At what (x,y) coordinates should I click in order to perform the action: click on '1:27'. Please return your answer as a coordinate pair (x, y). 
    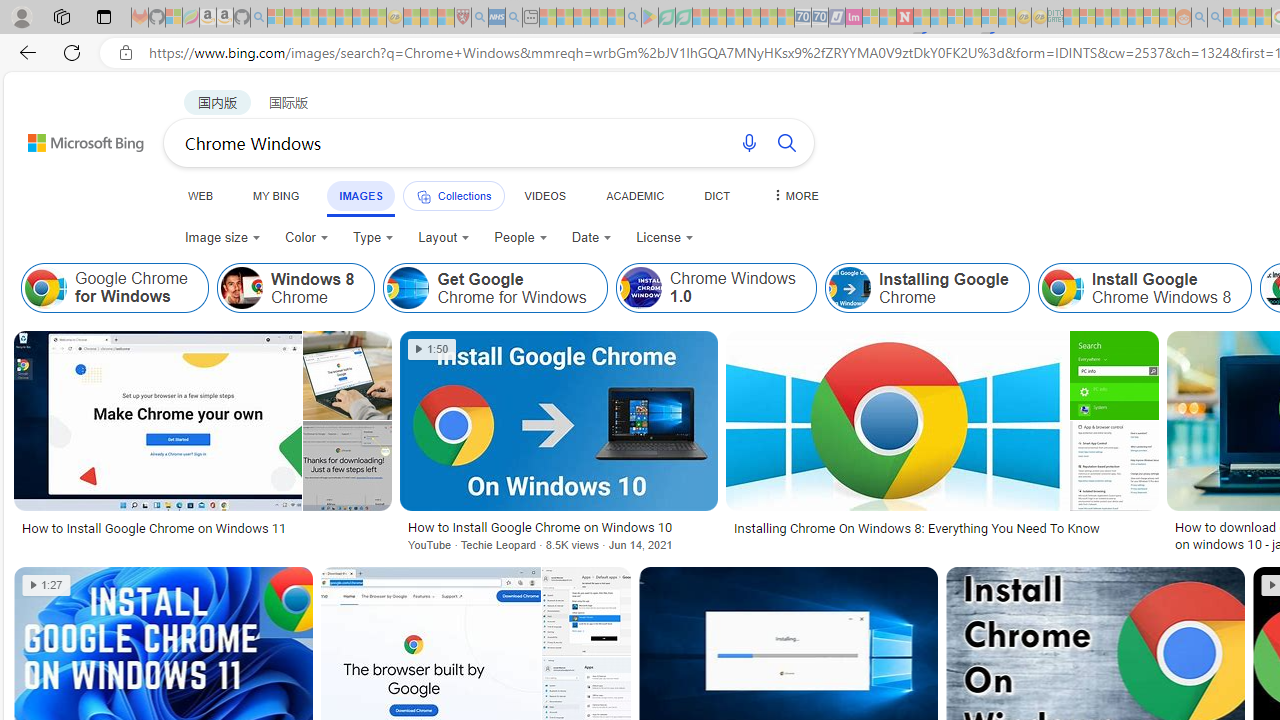
    Looking at the image, I should click on (46, 585).